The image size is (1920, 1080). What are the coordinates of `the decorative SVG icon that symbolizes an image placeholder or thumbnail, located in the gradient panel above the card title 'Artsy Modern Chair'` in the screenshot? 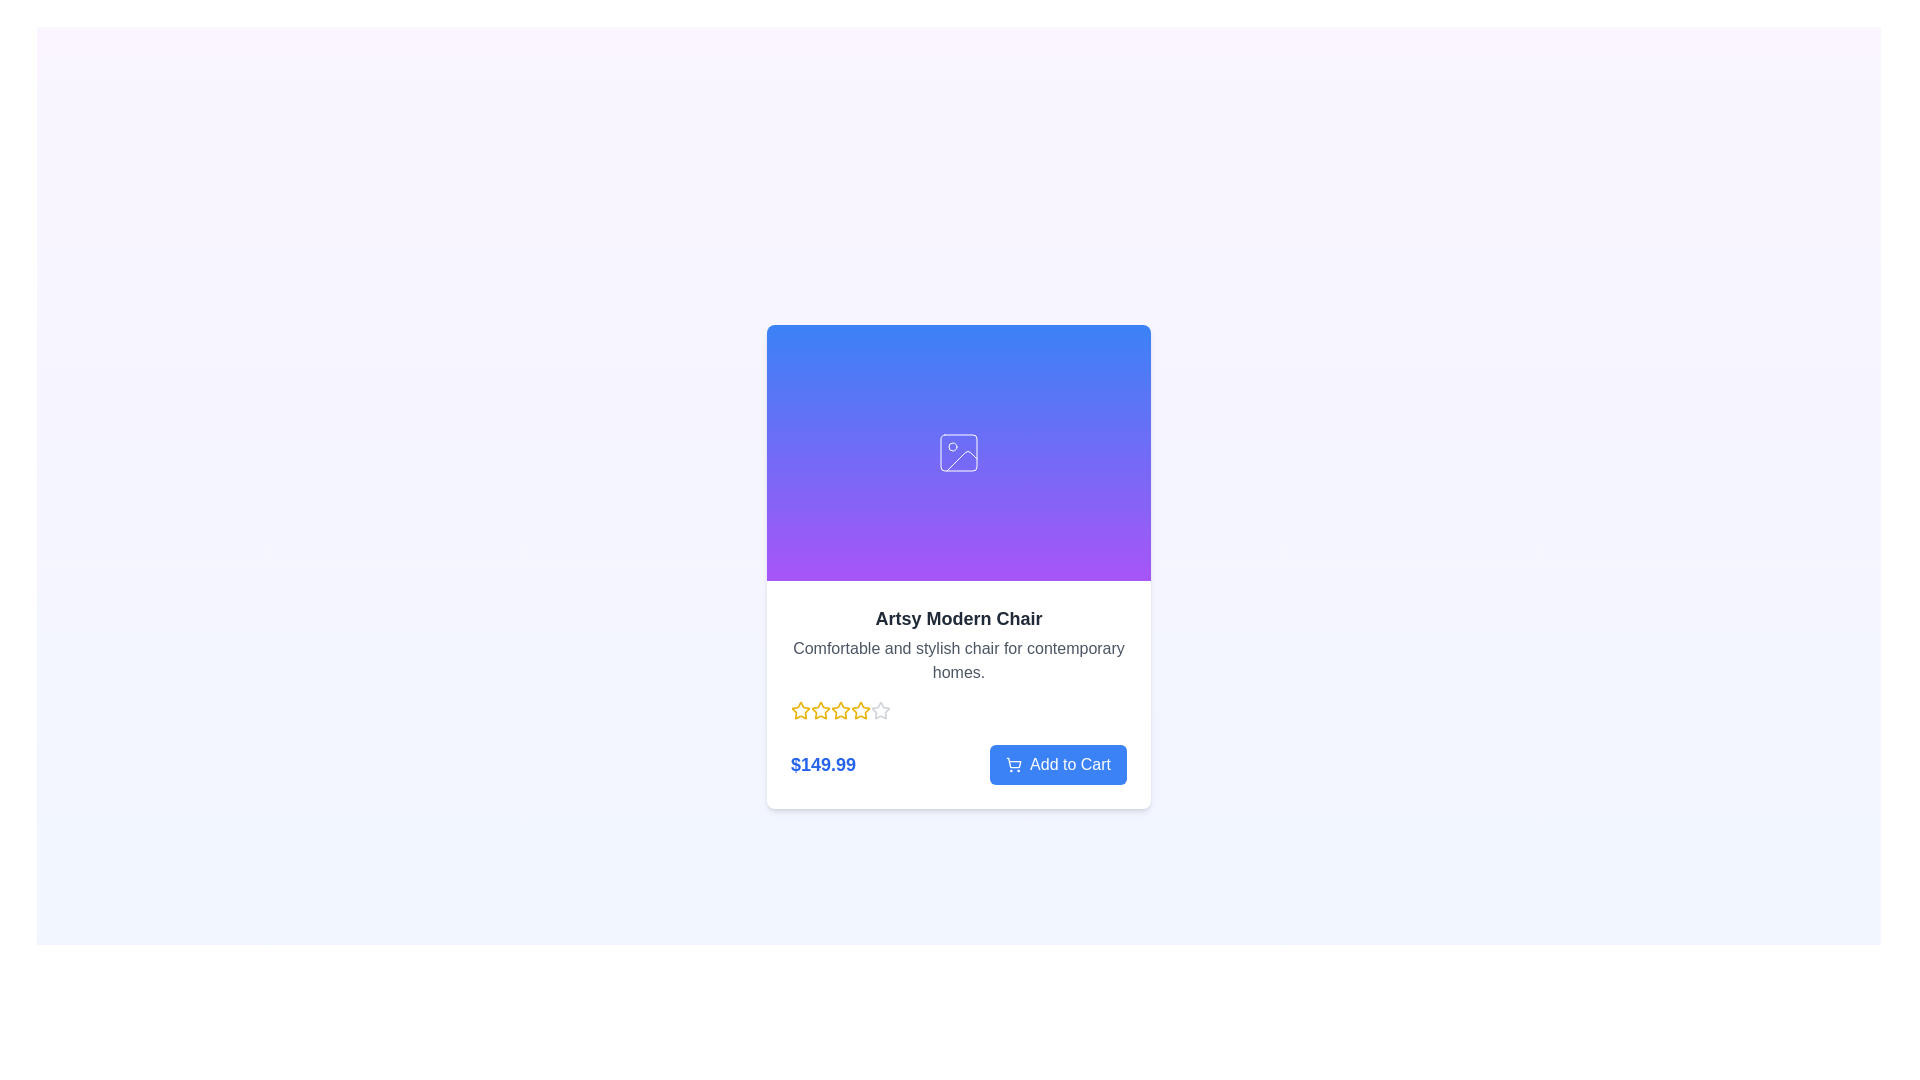 It's located at (958, 452).